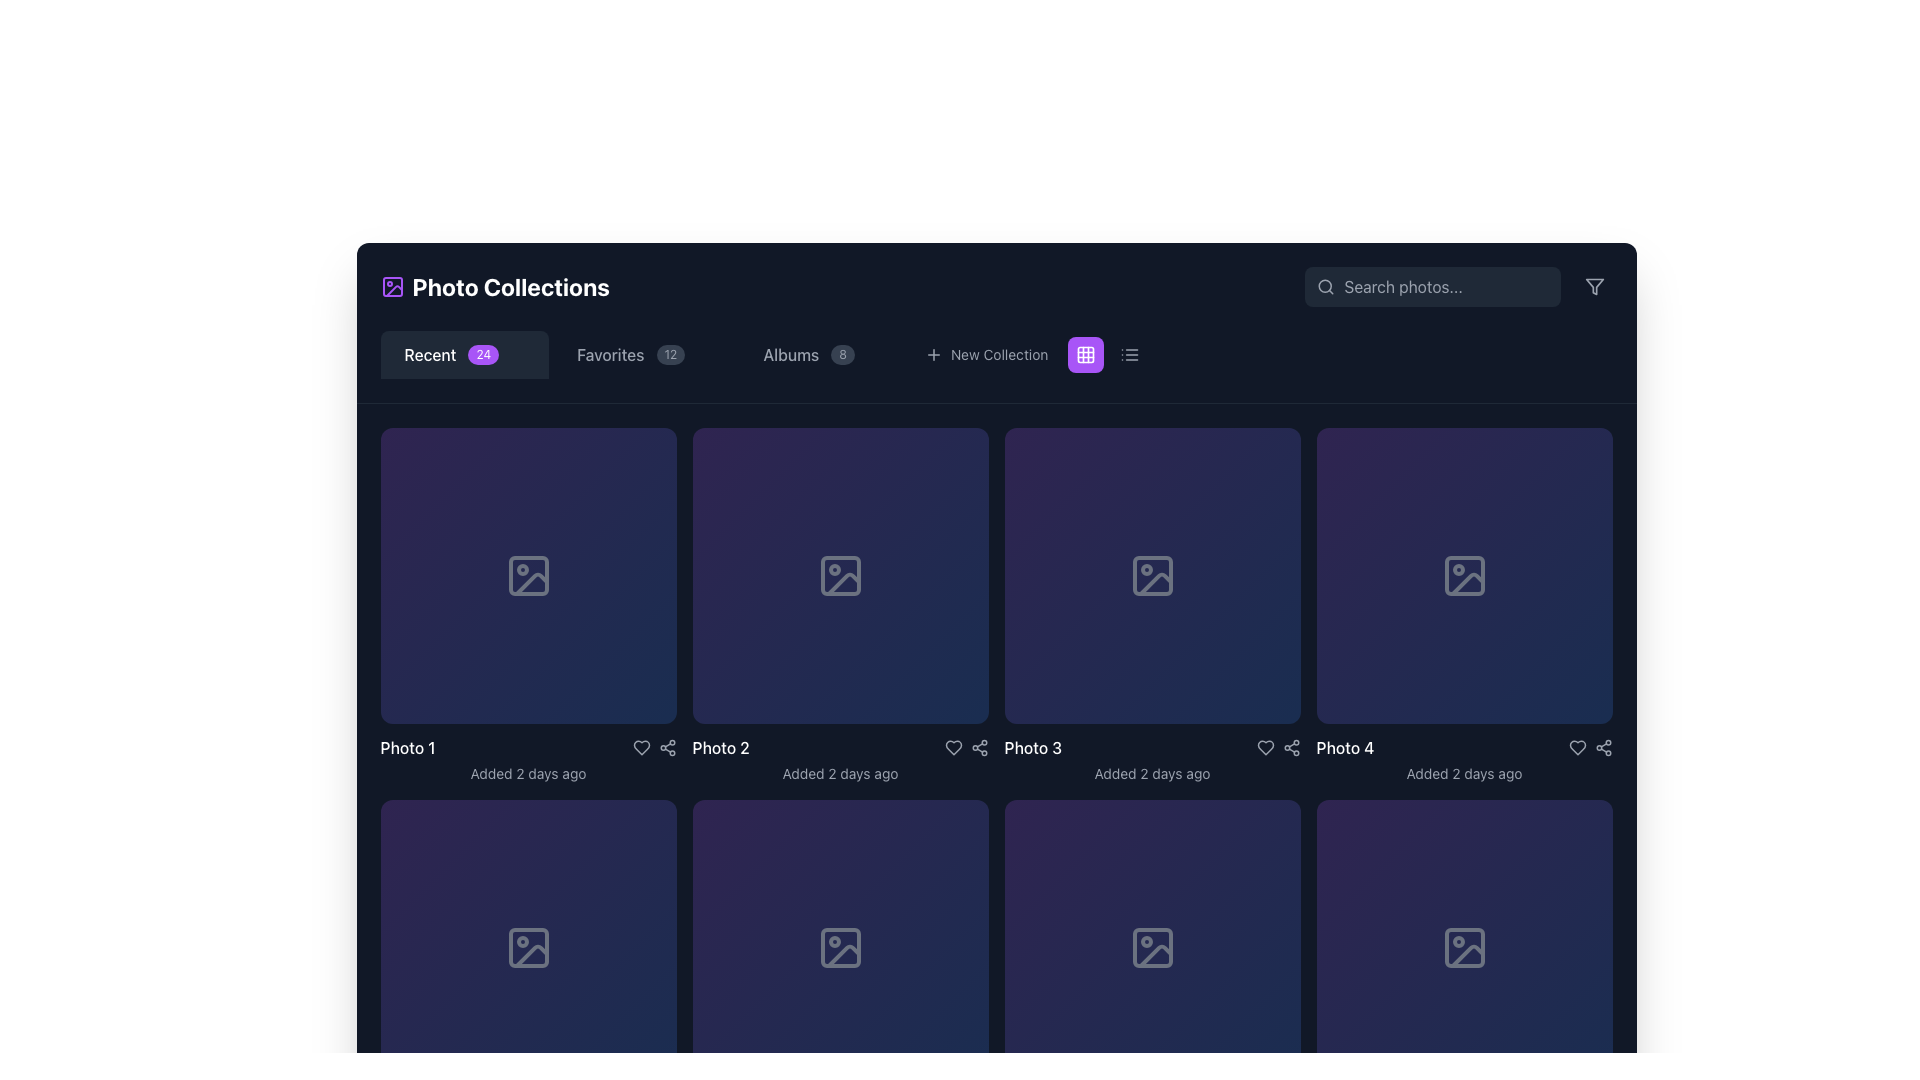 The image size is (1920, 1080). Describe the element at coordinates (1576, 748) in the screenshot. I see `the Heart icon located in the bottom right of the 'Photo 4' image card` at that location.